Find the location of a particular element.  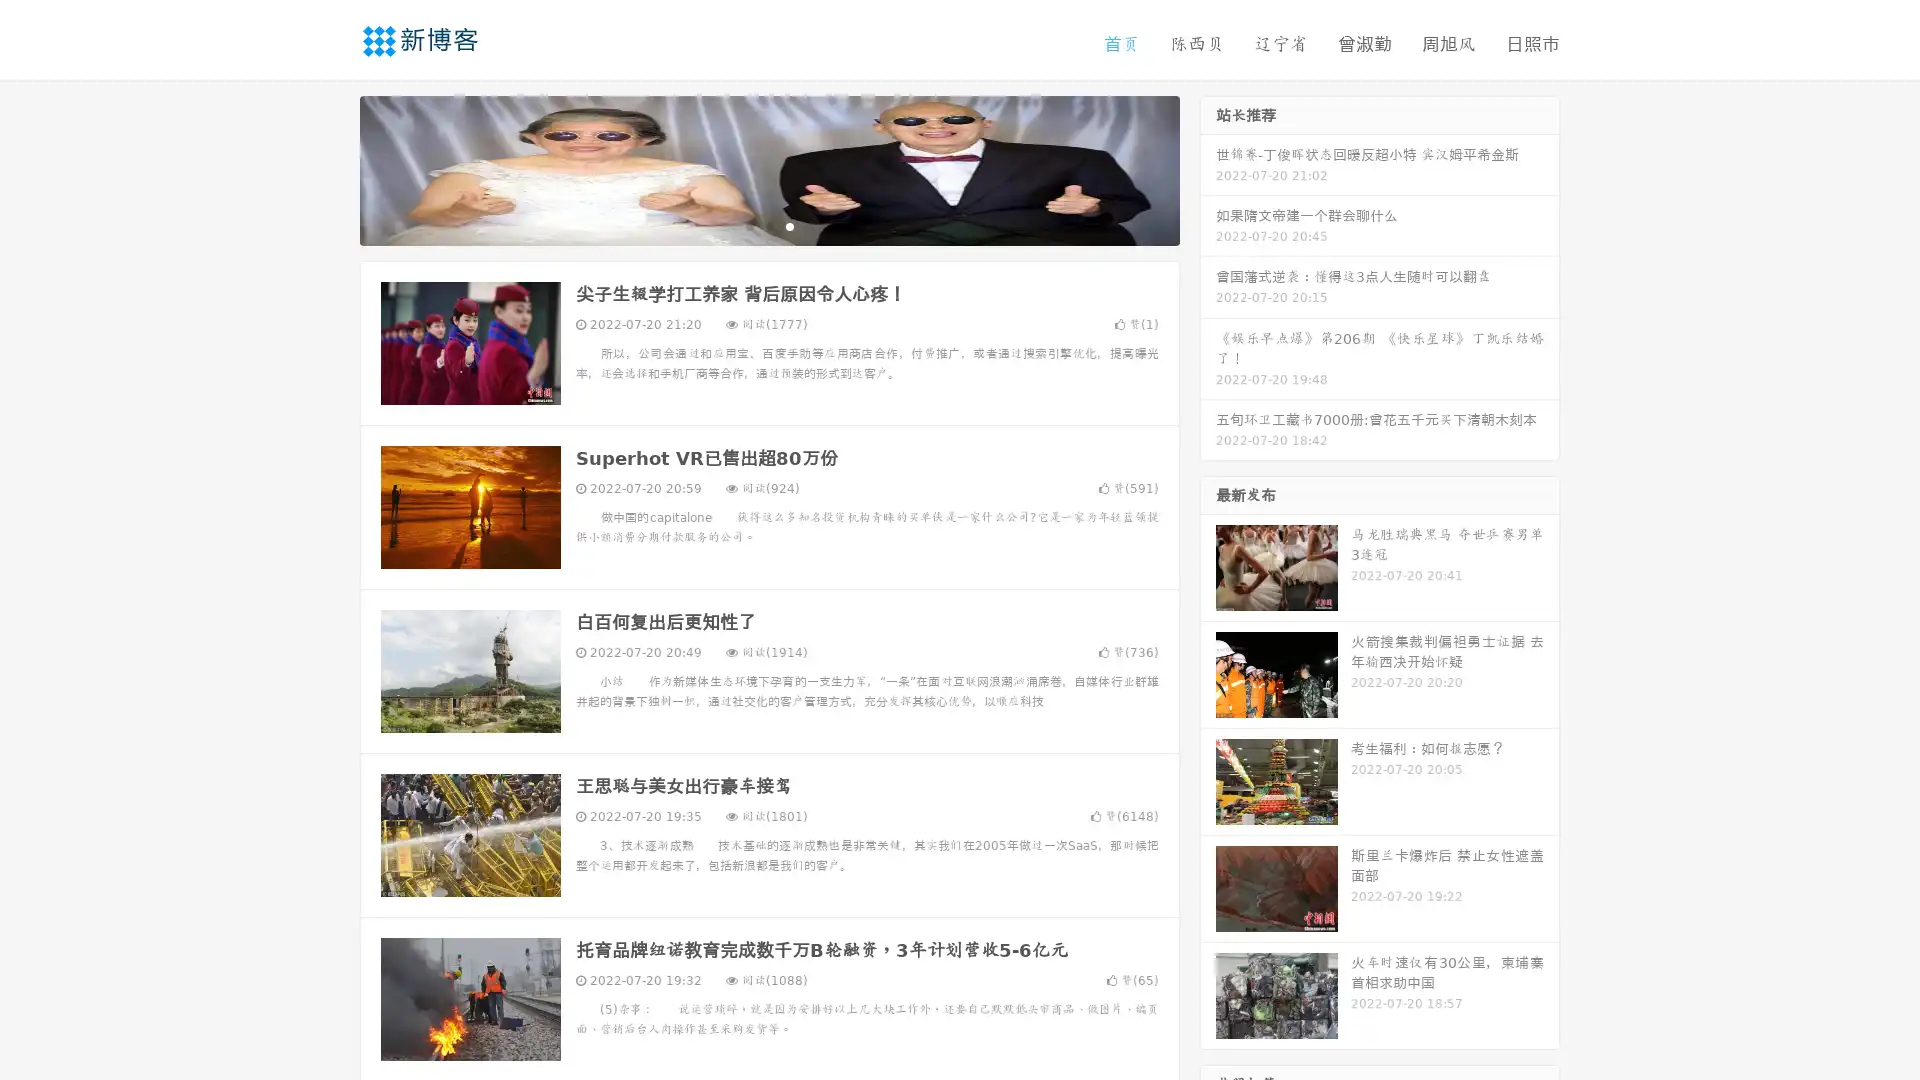

Go to slide 2 is located at coordinates (768, 225).